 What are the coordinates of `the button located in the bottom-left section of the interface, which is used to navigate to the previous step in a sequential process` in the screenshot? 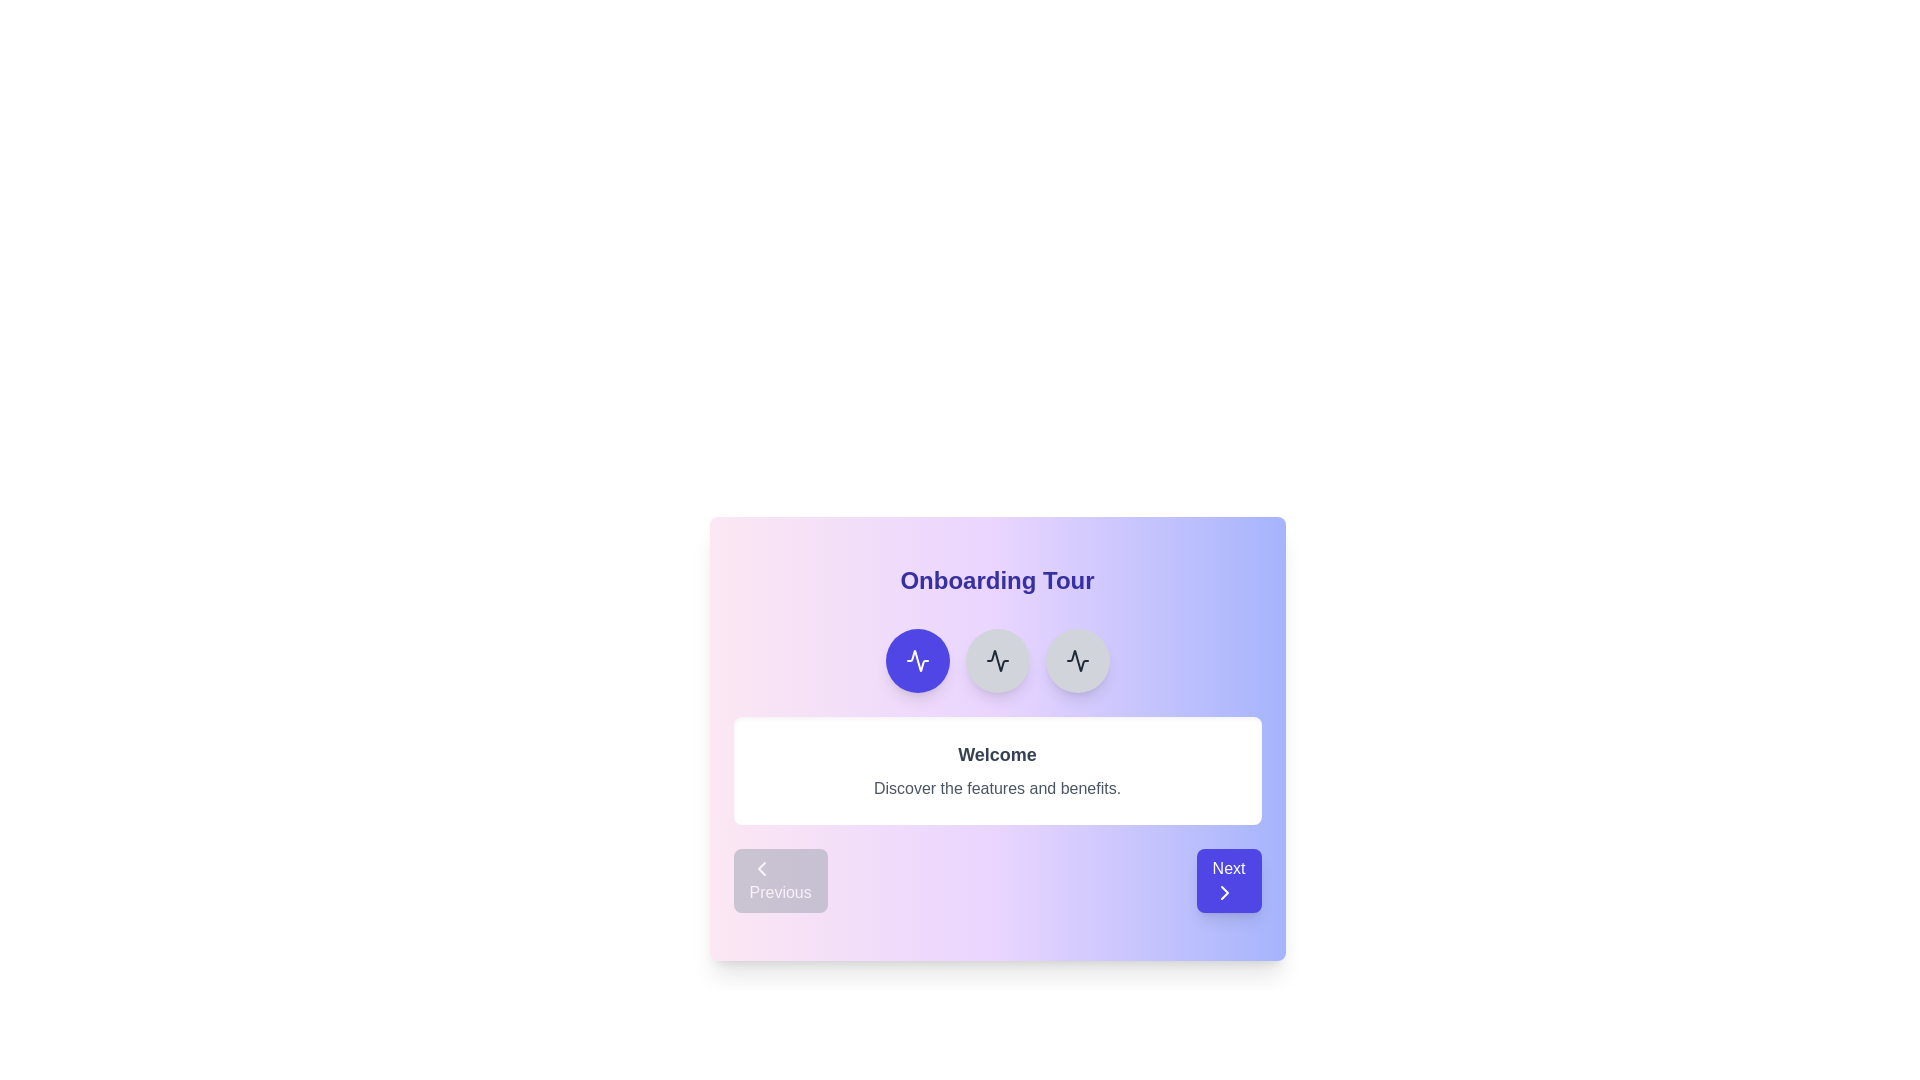 It's located at (779, 879).